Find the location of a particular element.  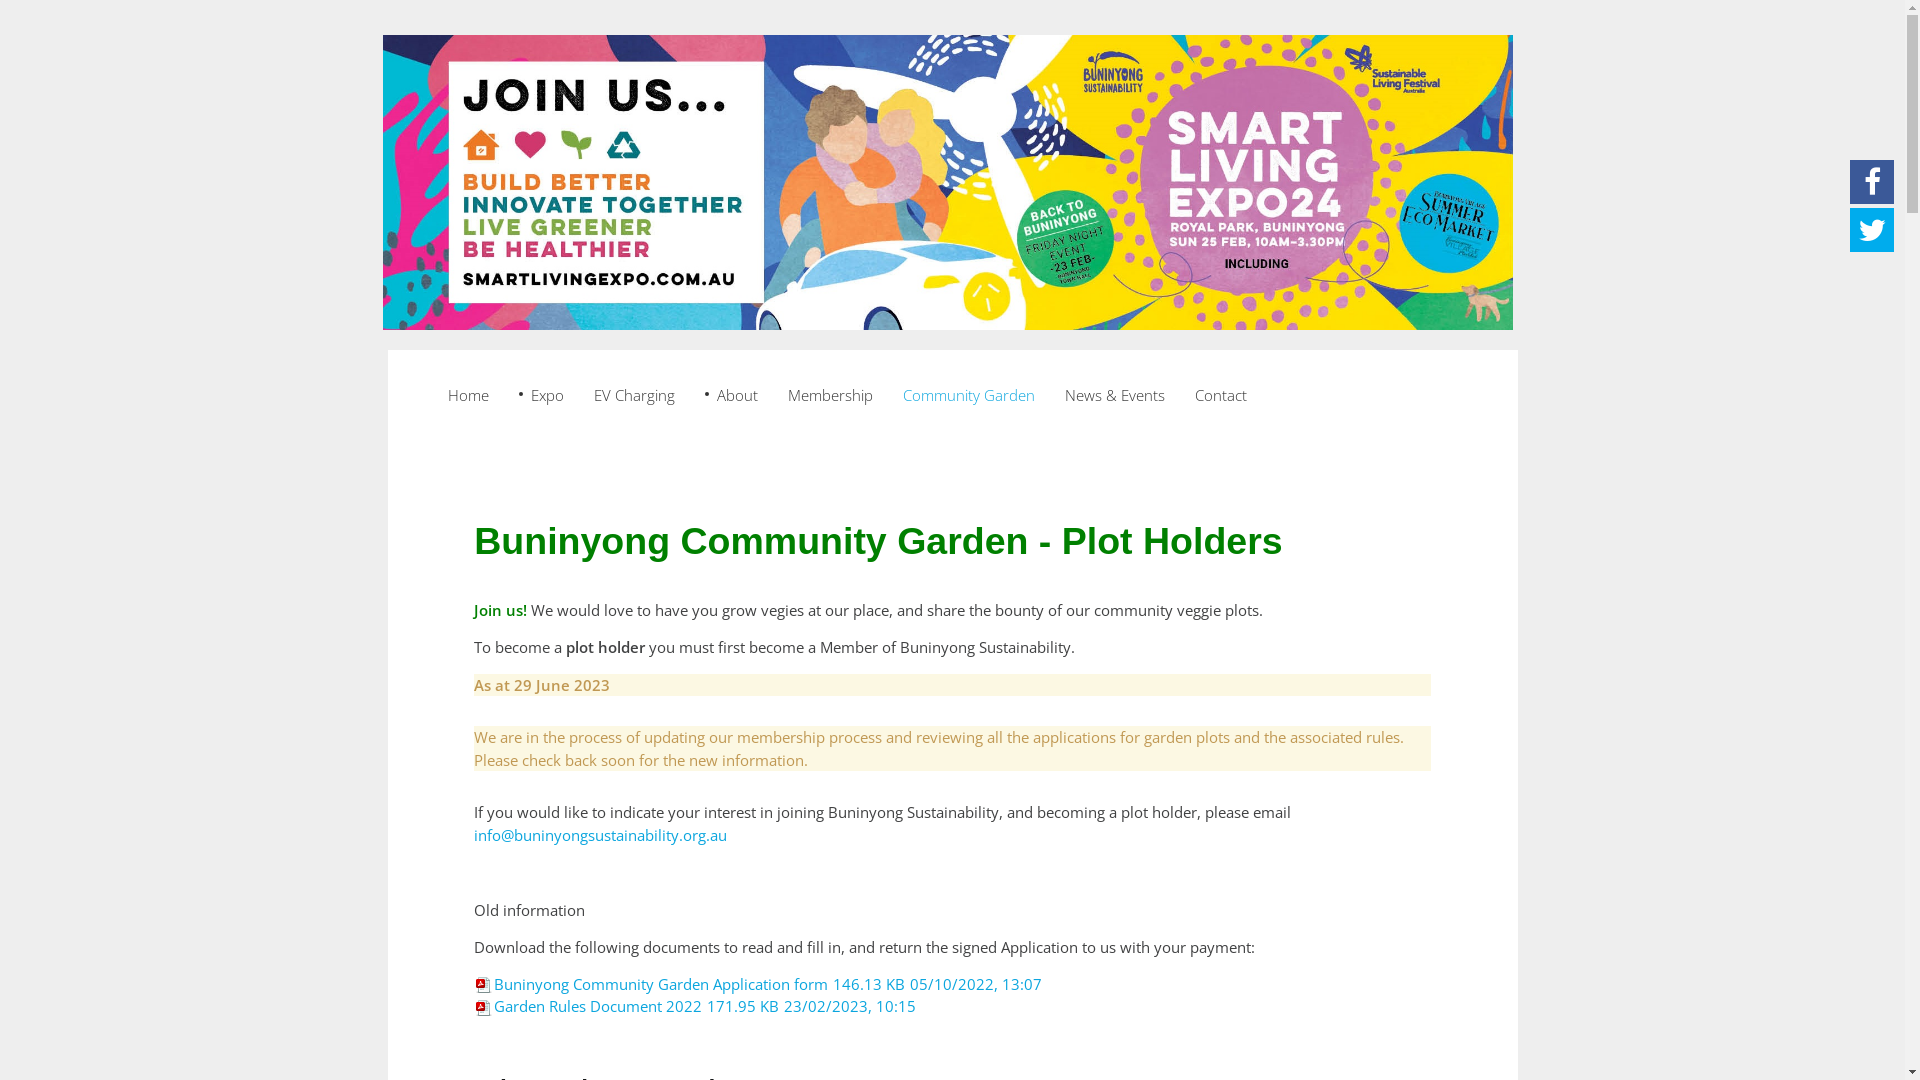

'EV Charging' is located at coordinates (633, 394).